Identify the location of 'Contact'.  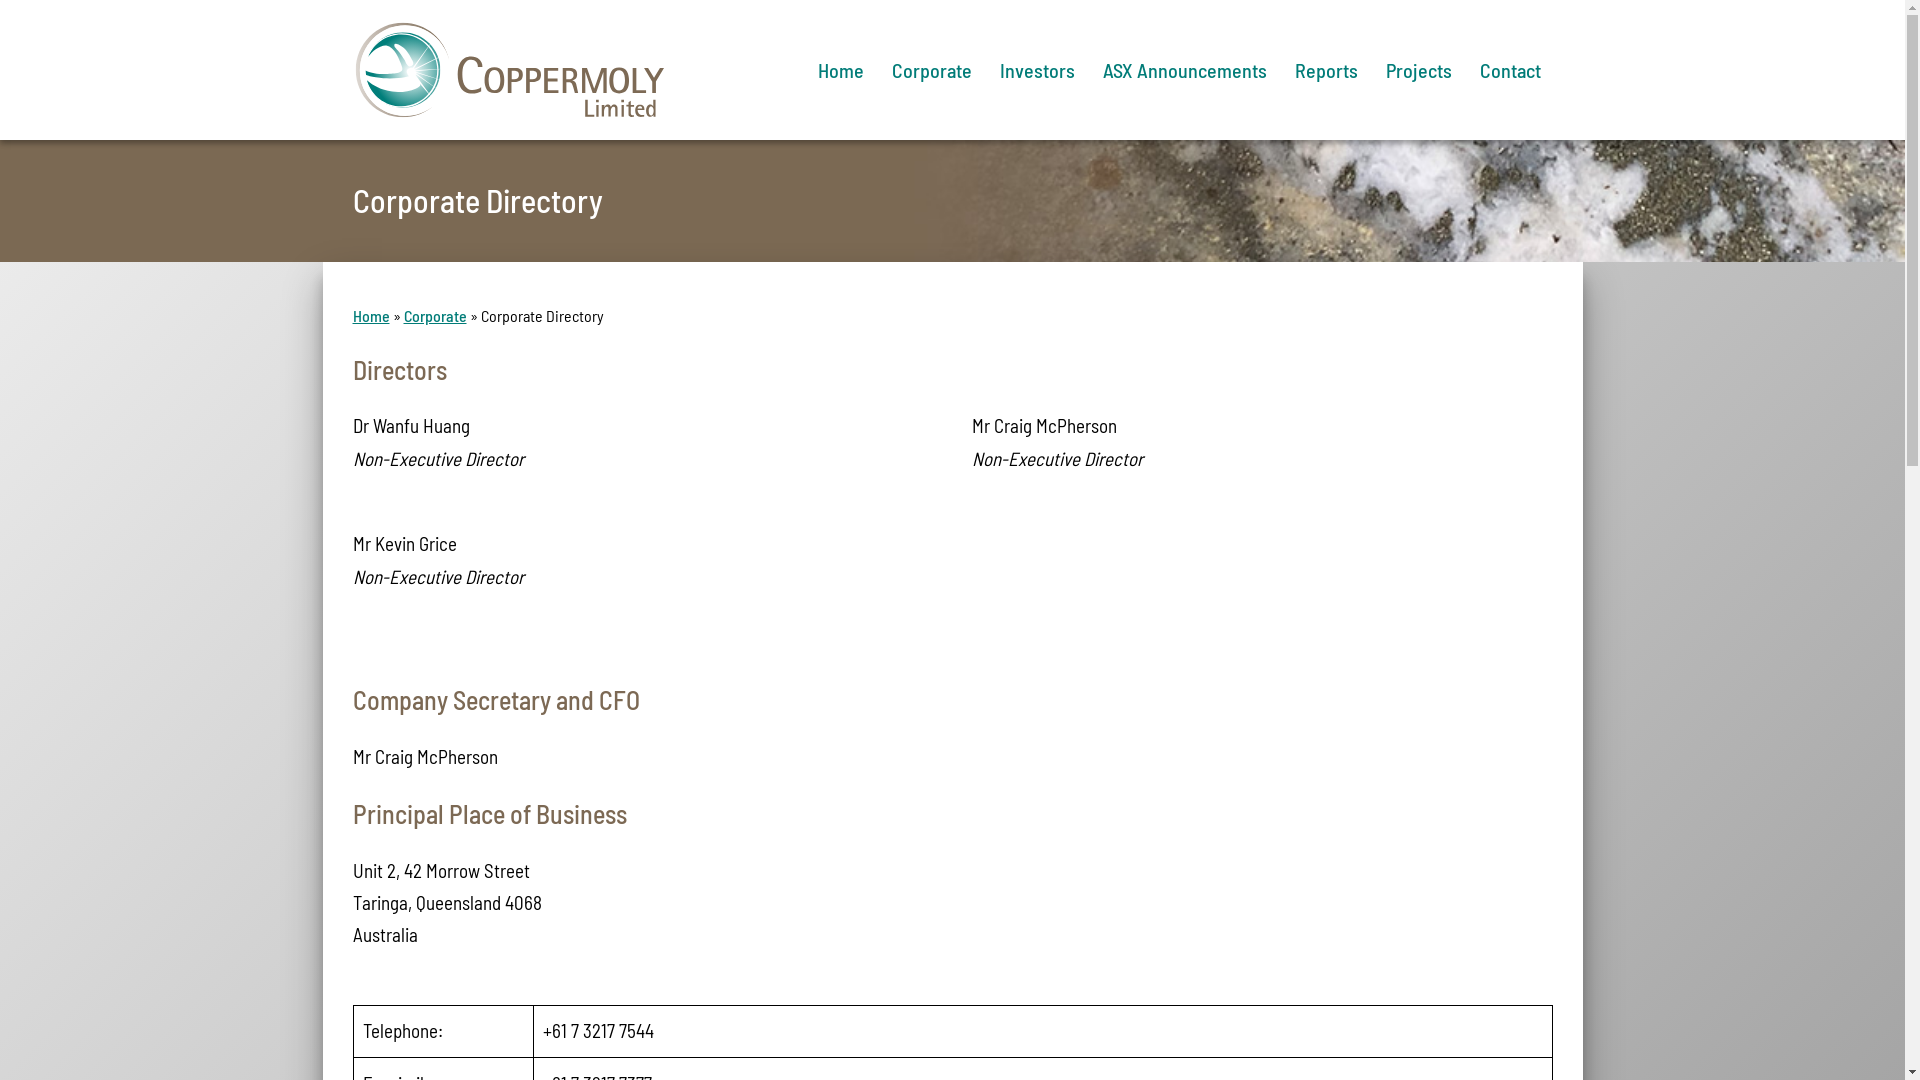
(1510, 68).